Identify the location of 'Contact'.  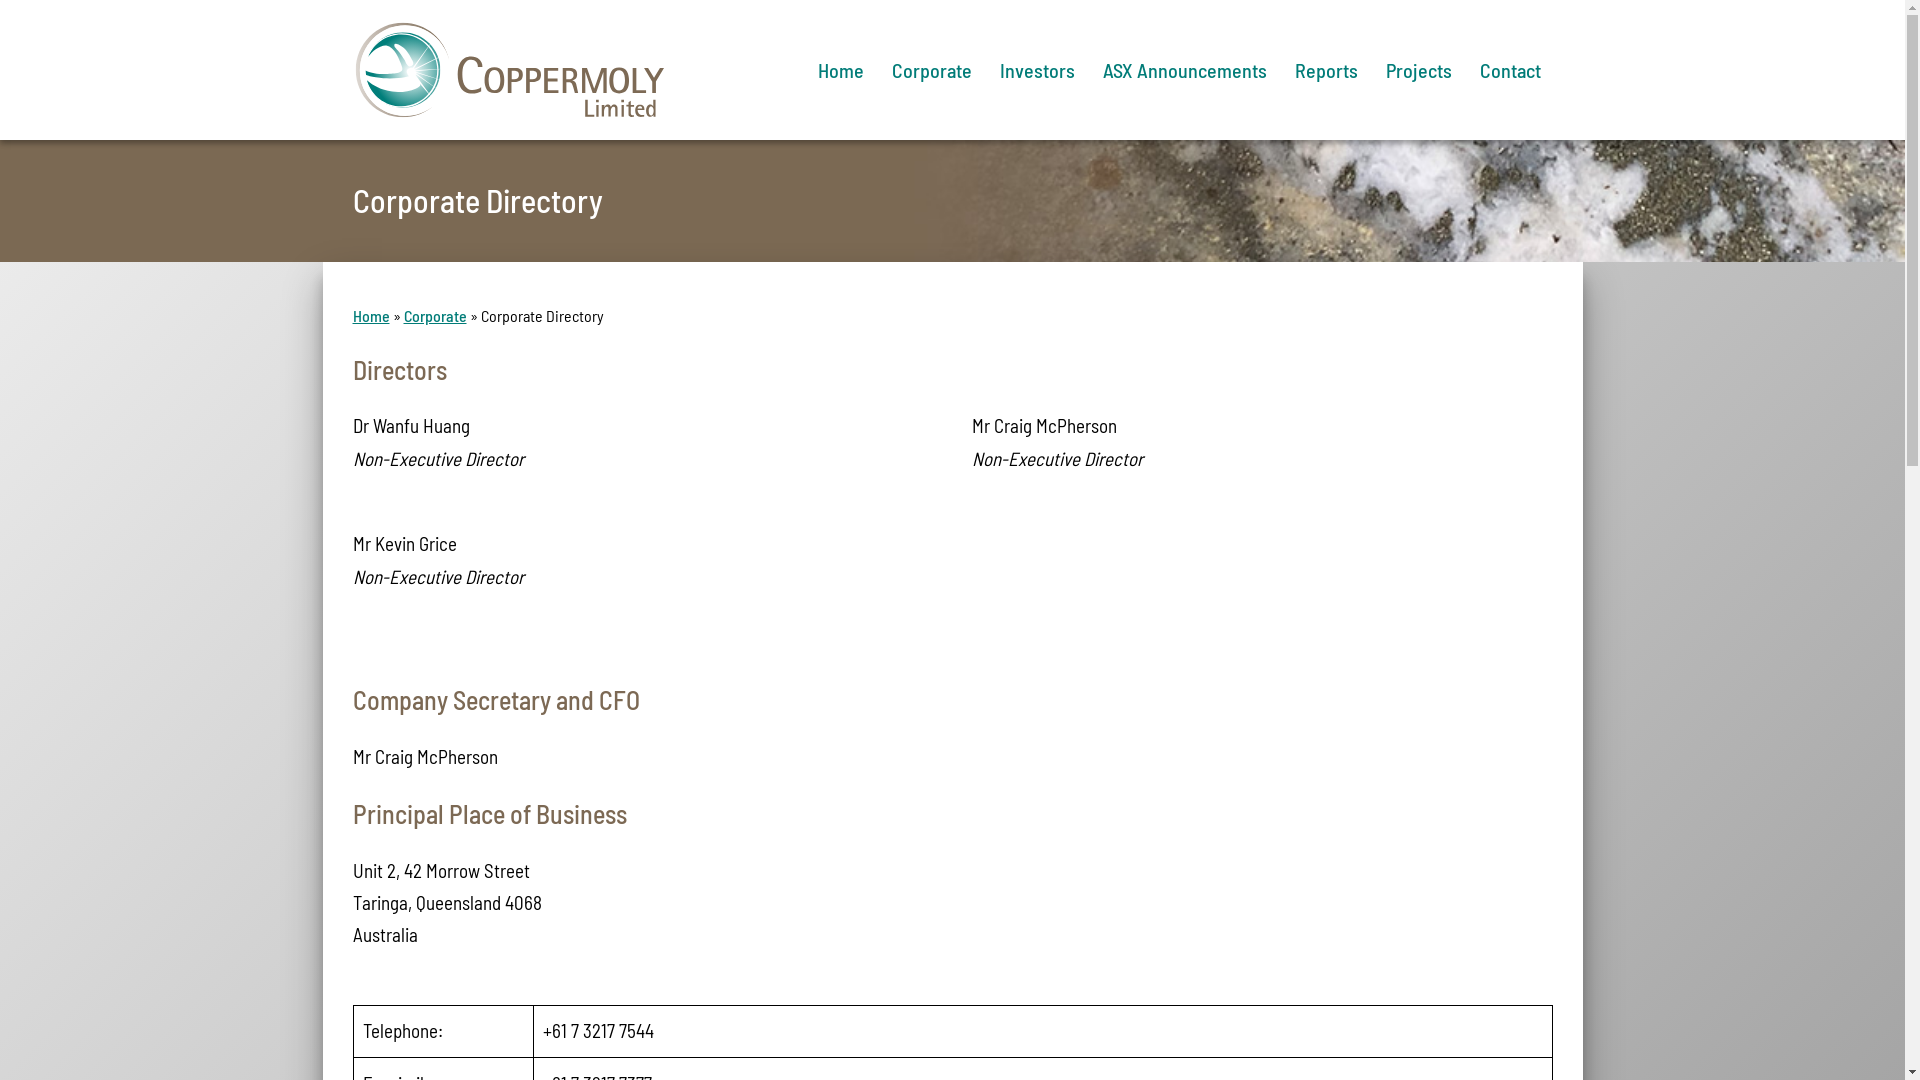
(1510, 68).